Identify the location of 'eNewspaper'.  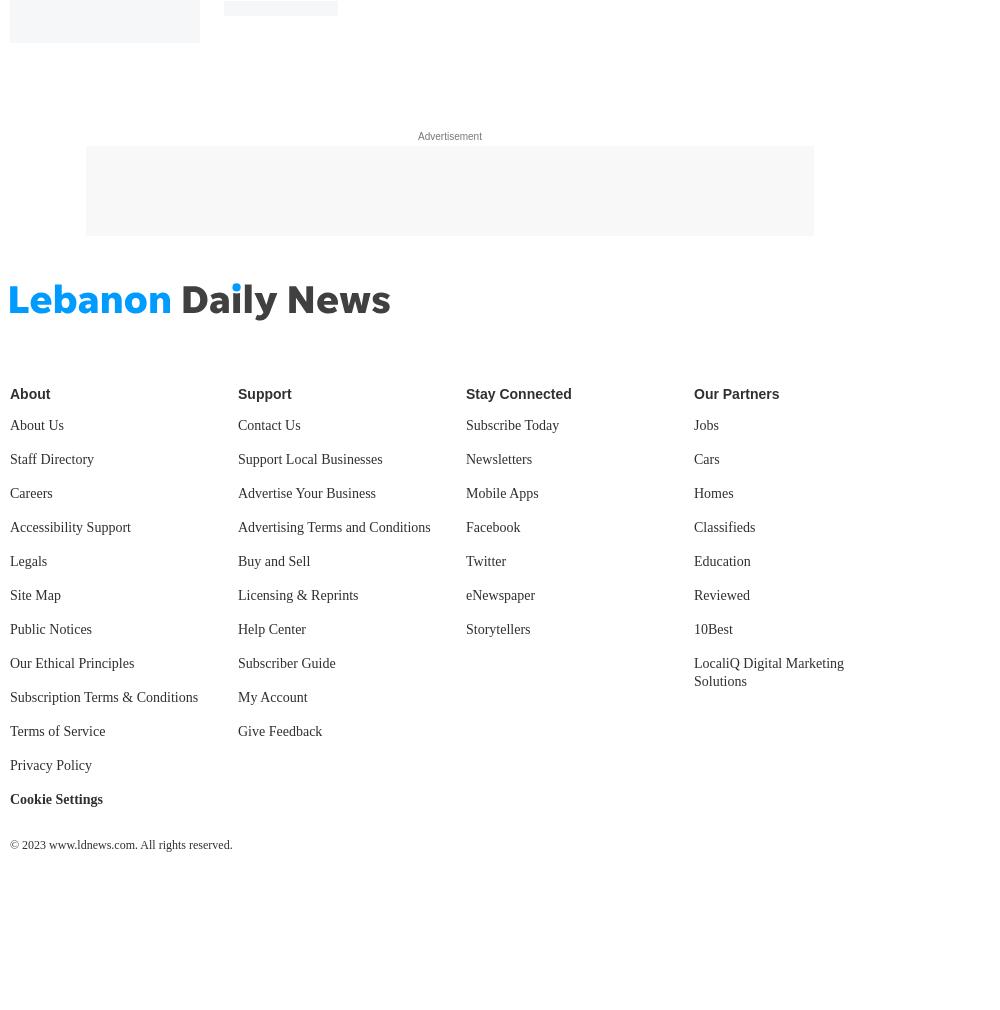
(500, 593).